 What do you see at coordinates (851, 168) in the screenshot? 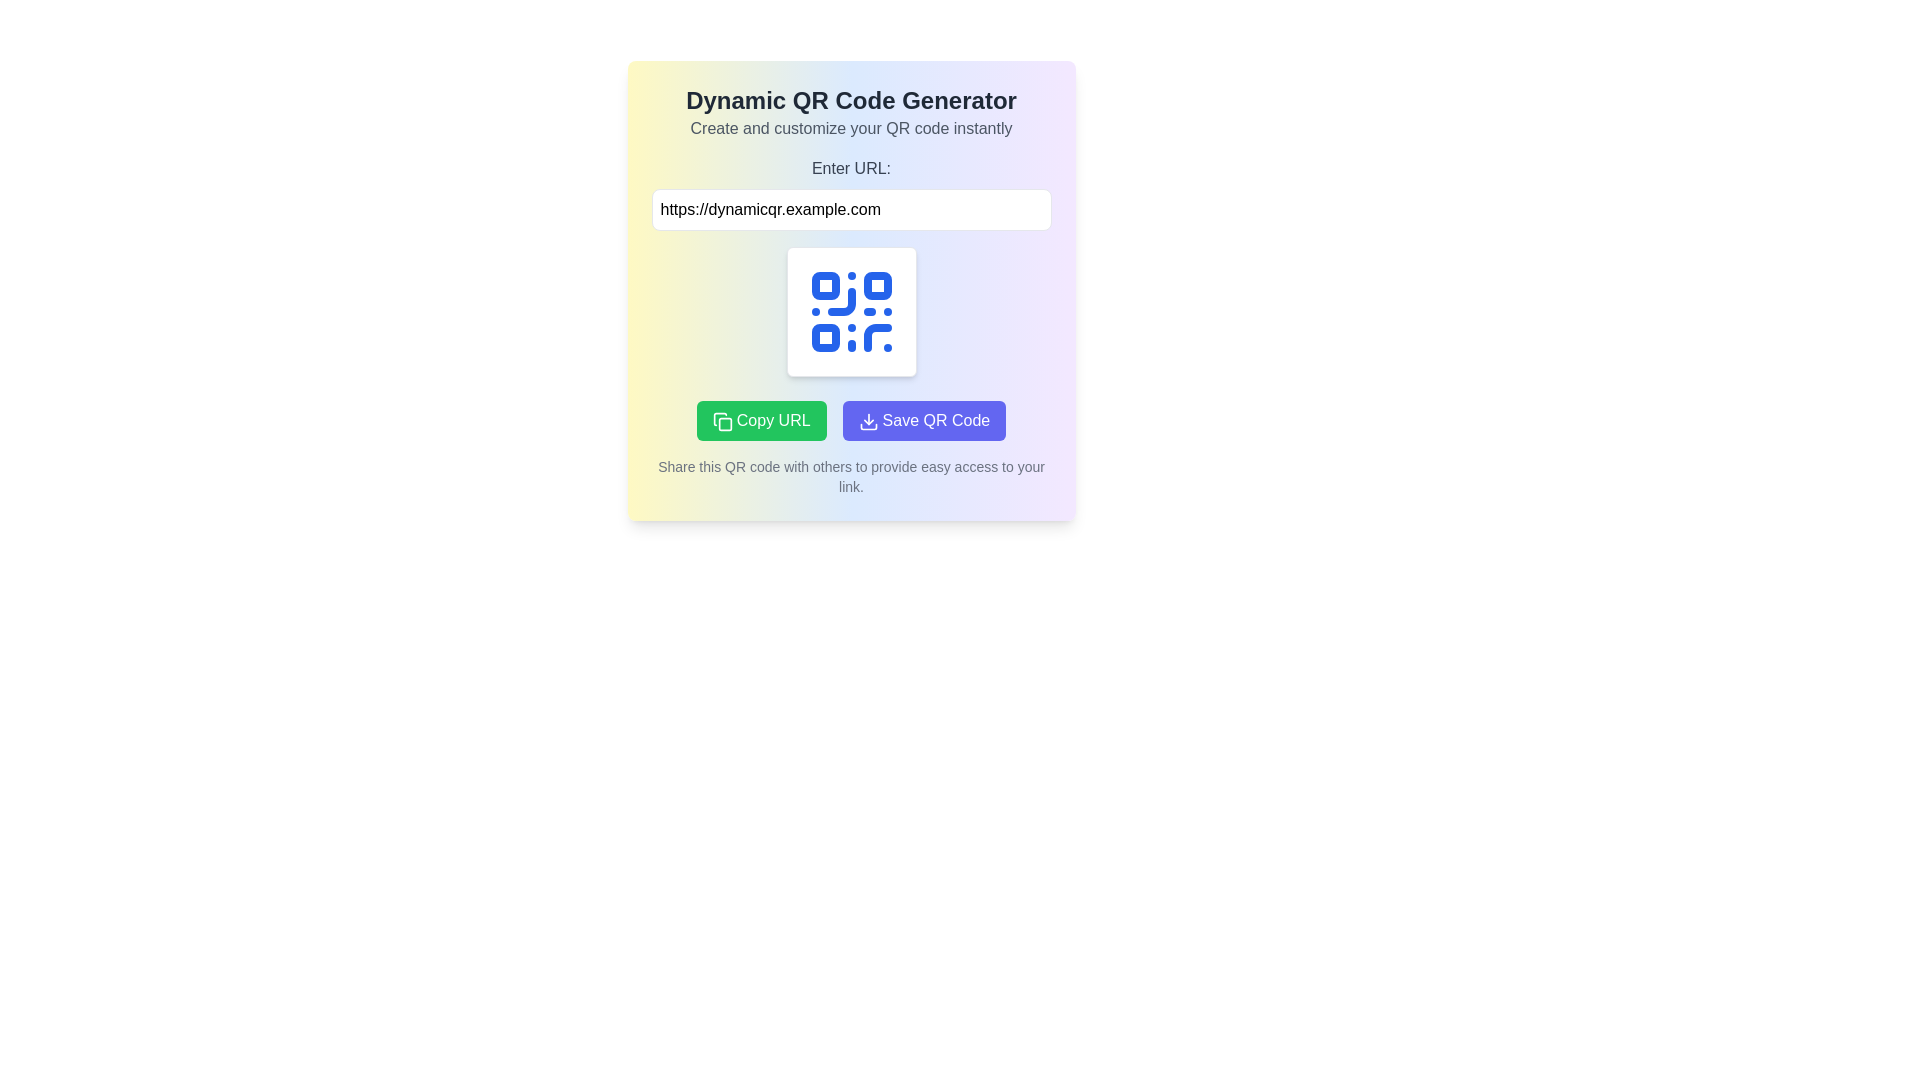
I see `the label element that contains the text 'Enter URL:', styled with a neutral gray color and positioned above an input field` at bounding box center [851, 168].